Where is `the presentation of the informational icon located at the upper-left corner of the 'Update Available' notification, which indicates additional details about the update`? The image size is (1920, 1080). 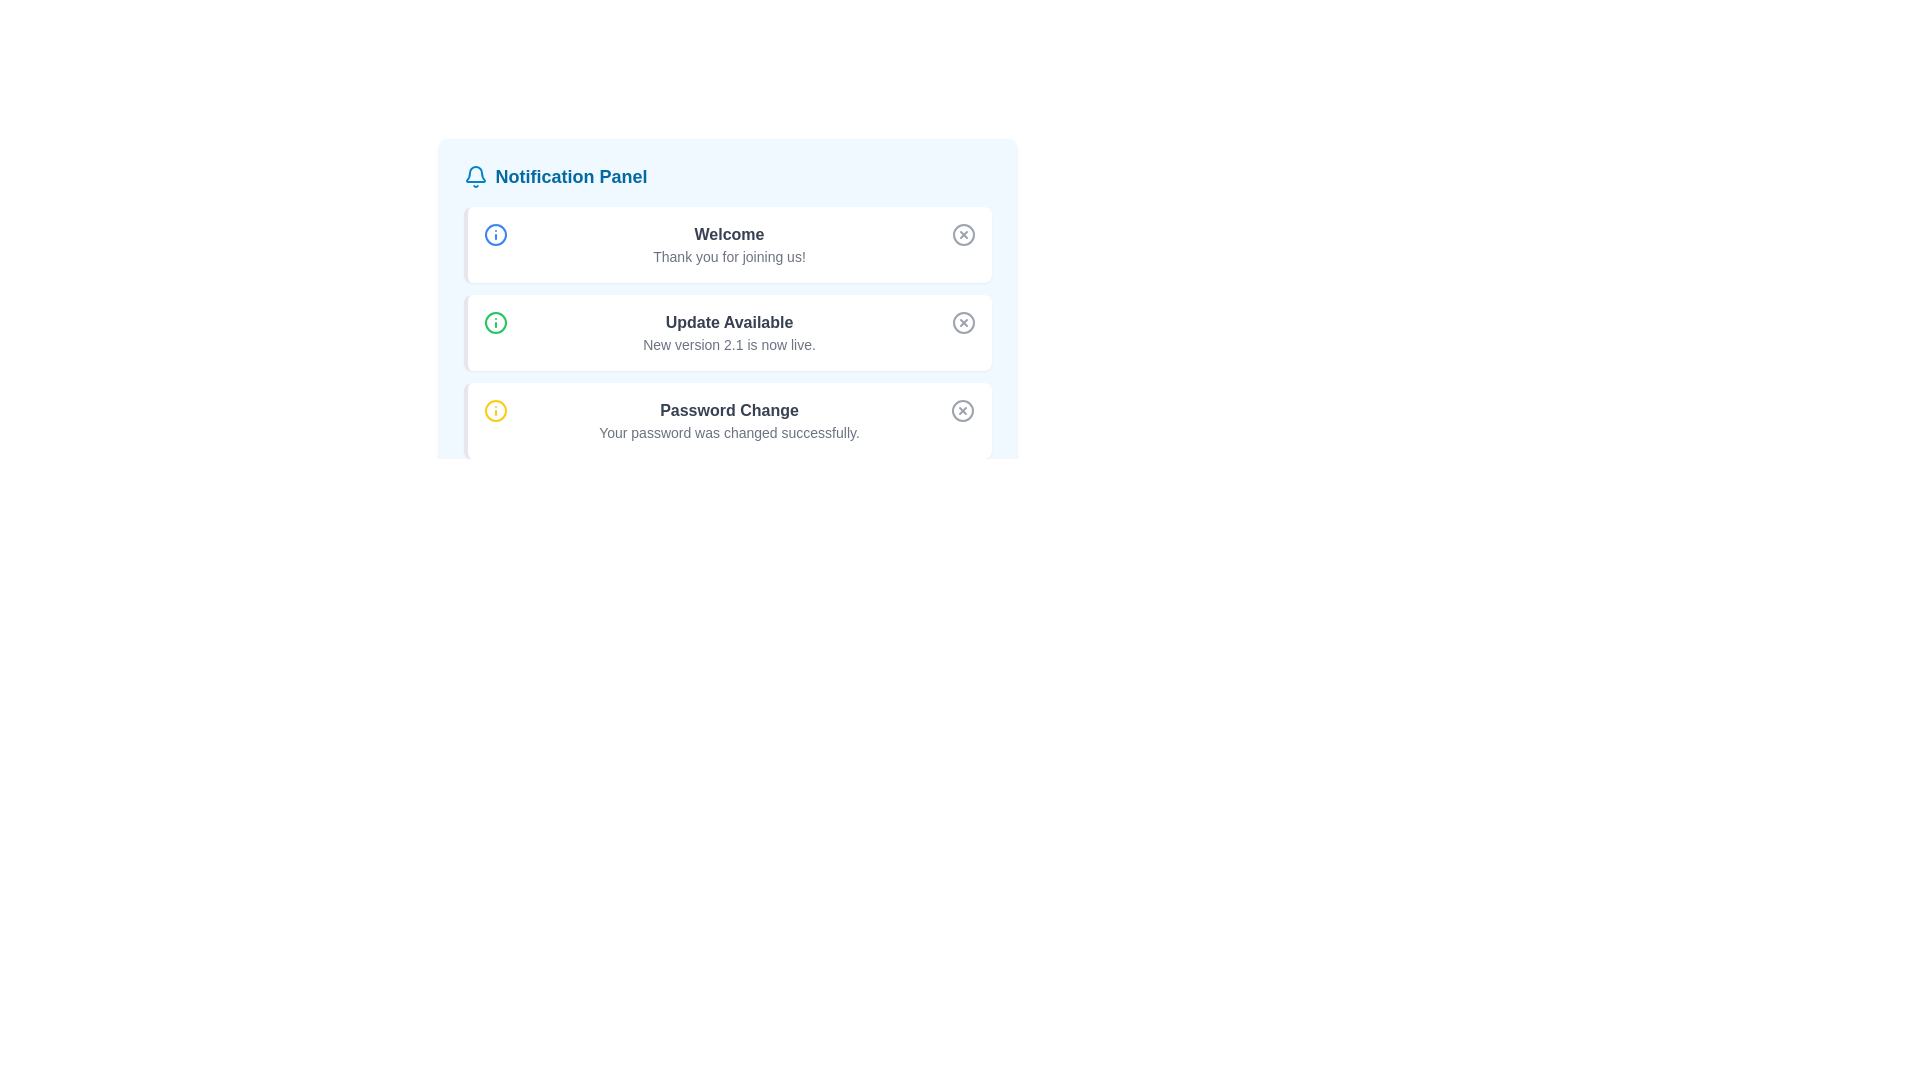
the presentation of the informational icon located at the upper-left corner of the 'Update Available' notification, which indicates additional details about the update is located at coordinates (495, 322).